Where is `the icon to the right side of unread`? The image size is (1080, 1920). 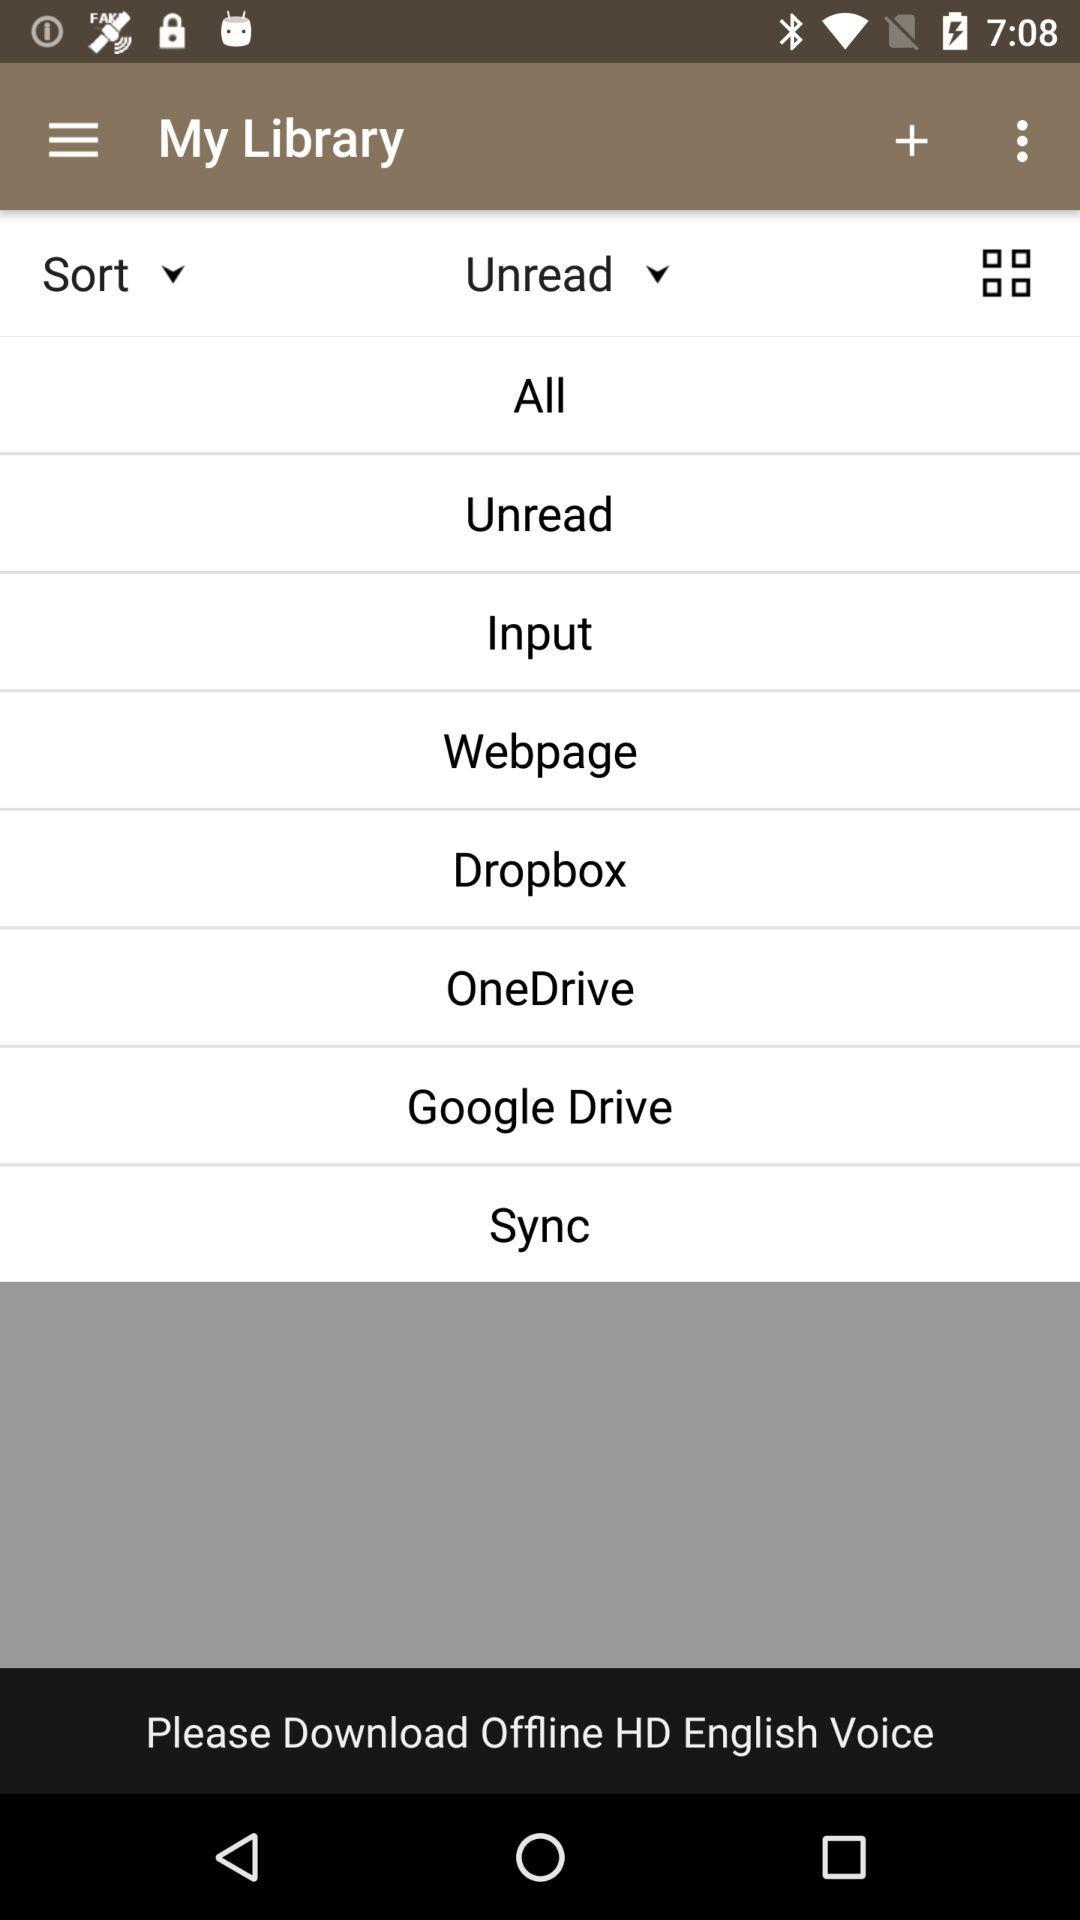 the icon to the right side of unread is located at coordinates (1006, 272).